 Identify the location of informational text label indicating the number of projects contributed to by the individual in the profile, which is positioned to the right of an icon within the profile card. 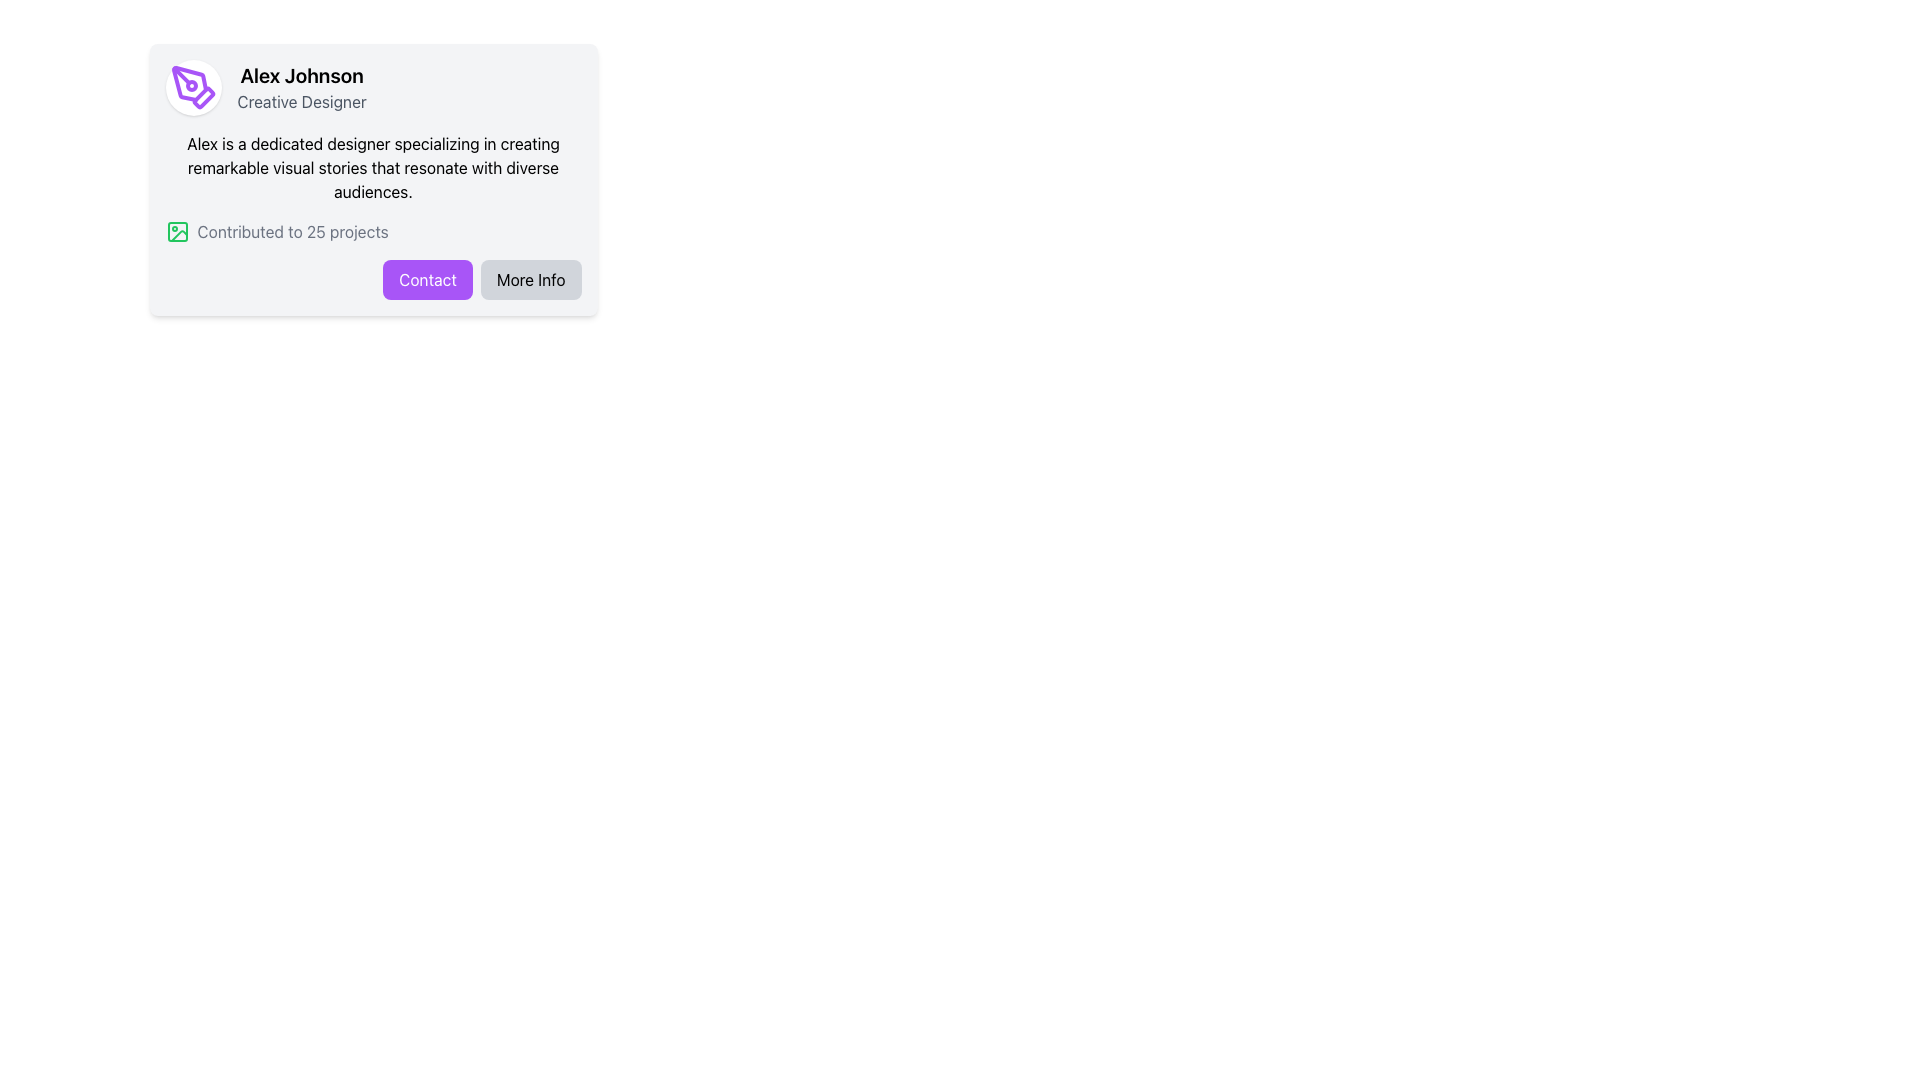
(292, 230).